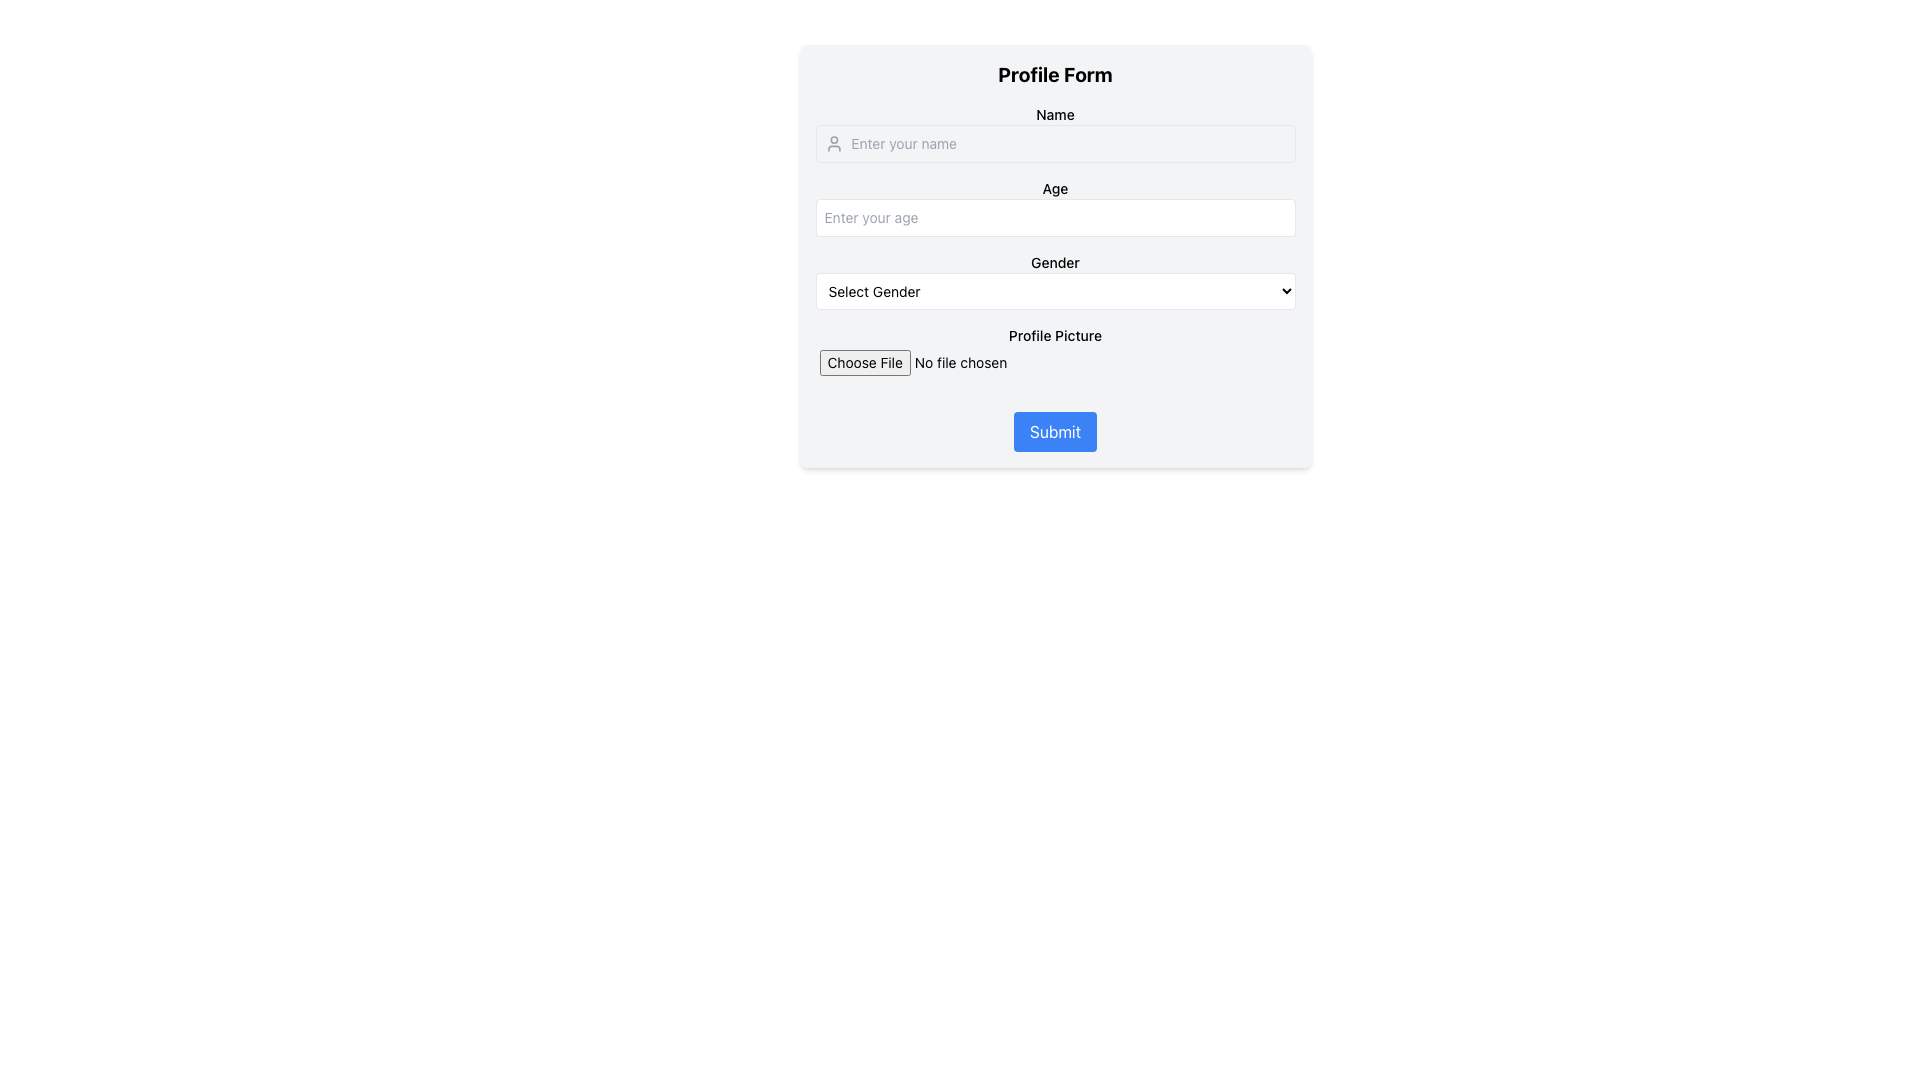 The image size is (1920, 1080). Describe the element at coordinates (833, 142) in the screenshot. I see `the user icon, which is a light gray human silhouette positioned to the left of the 'Enter your name' input field` at that location.